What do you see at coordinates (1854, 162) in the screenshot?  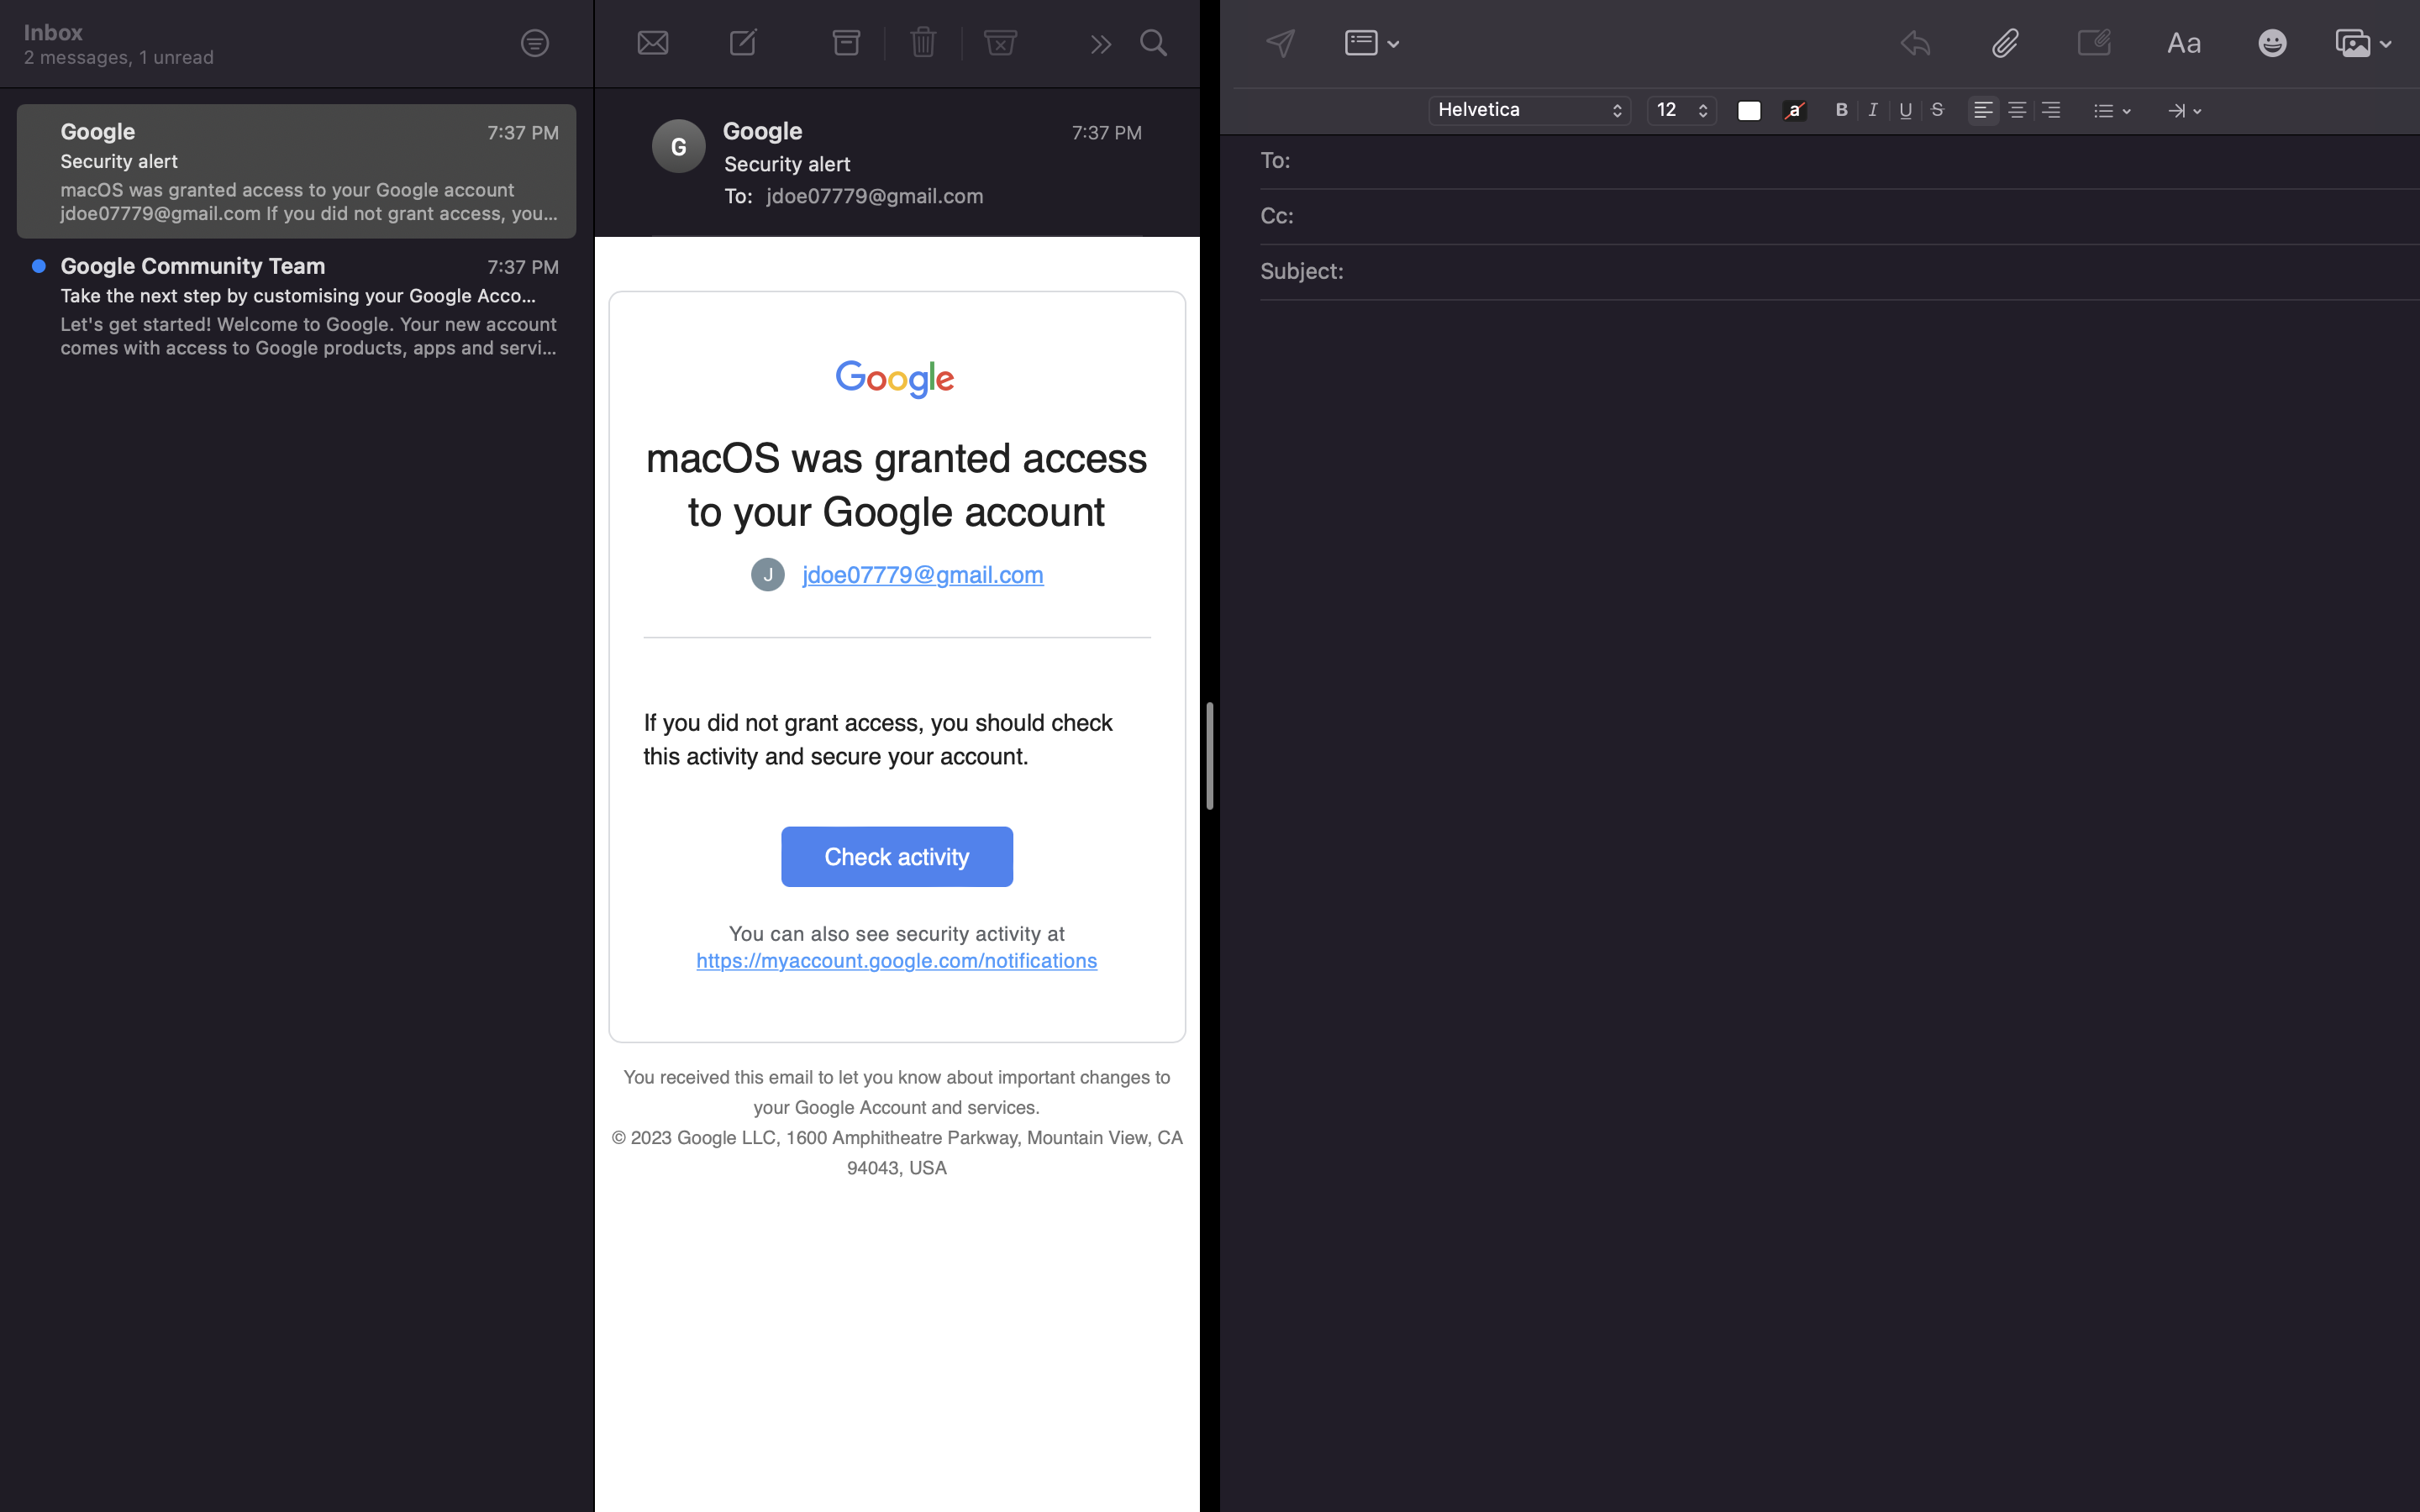 I see `Insert "emily@gmail.com" in the recipient bar` at bounding box center [1854, 162].